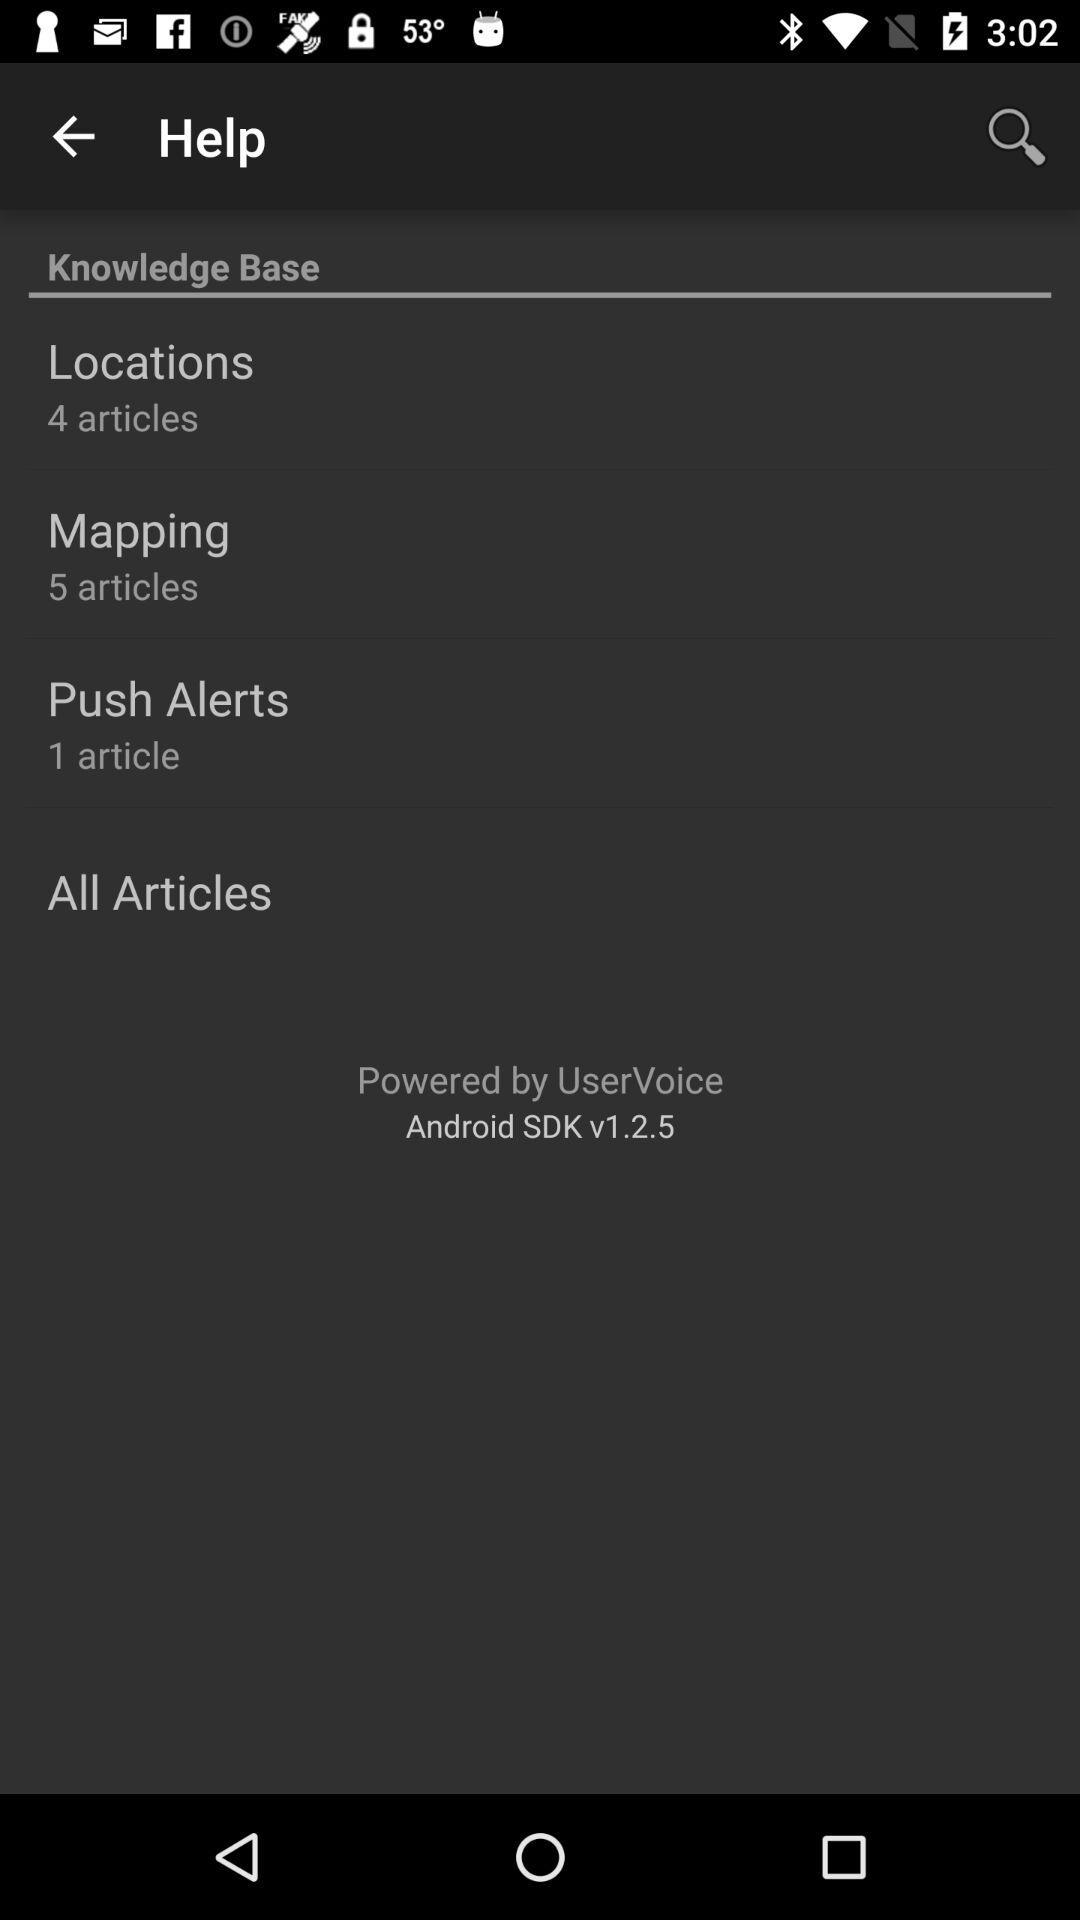 Image resolution: width=1080 pixels, height=1920 pixels. I want to click on the icon above the 4 articles, so click(149, 360).